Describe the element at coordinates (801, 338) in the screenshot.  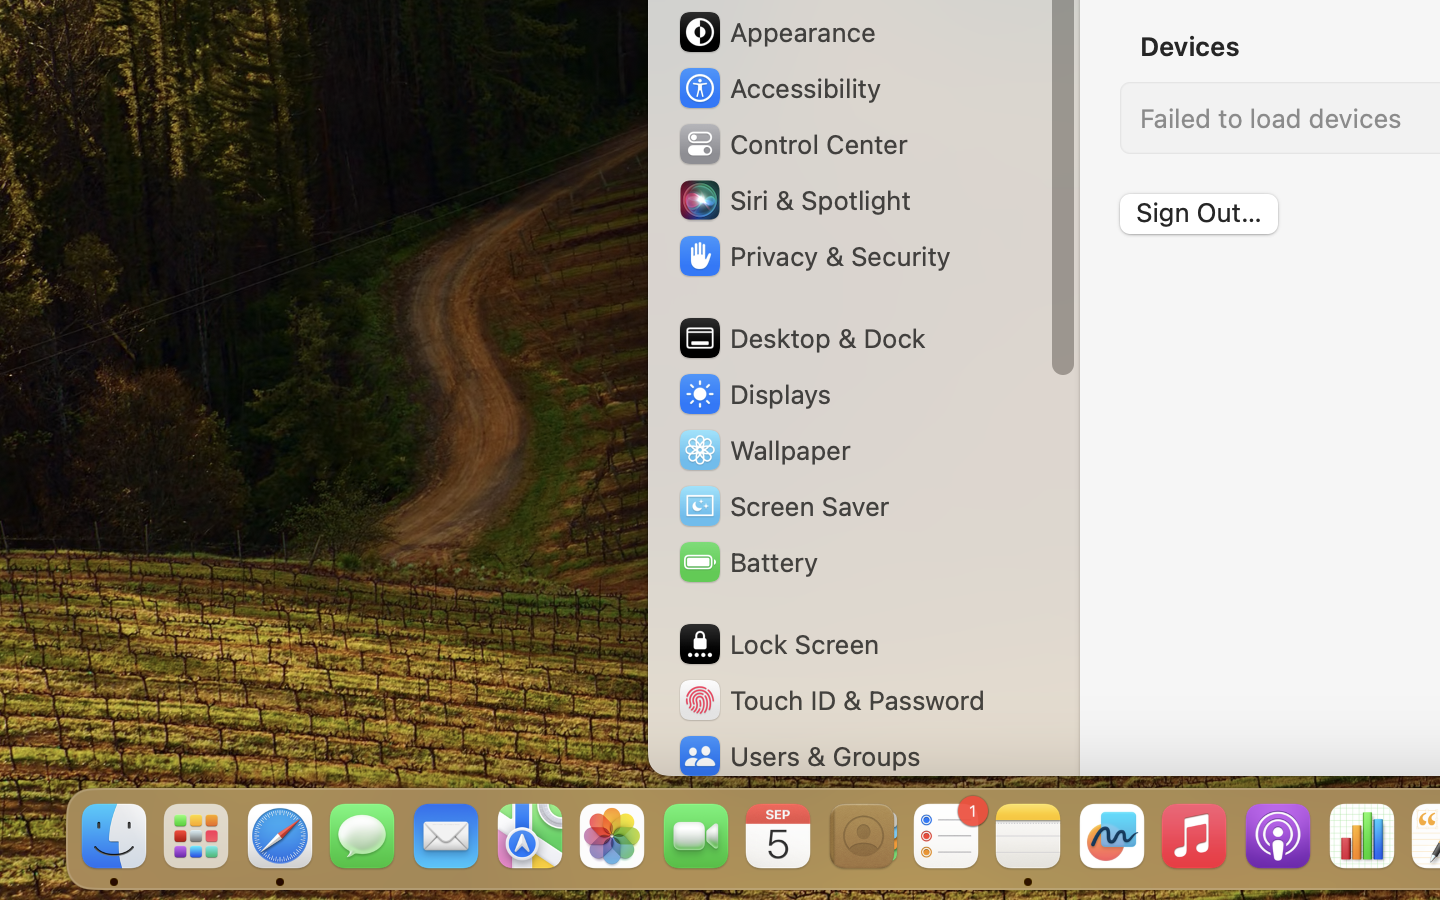
I see `'Desktop & Dock'` at that location.